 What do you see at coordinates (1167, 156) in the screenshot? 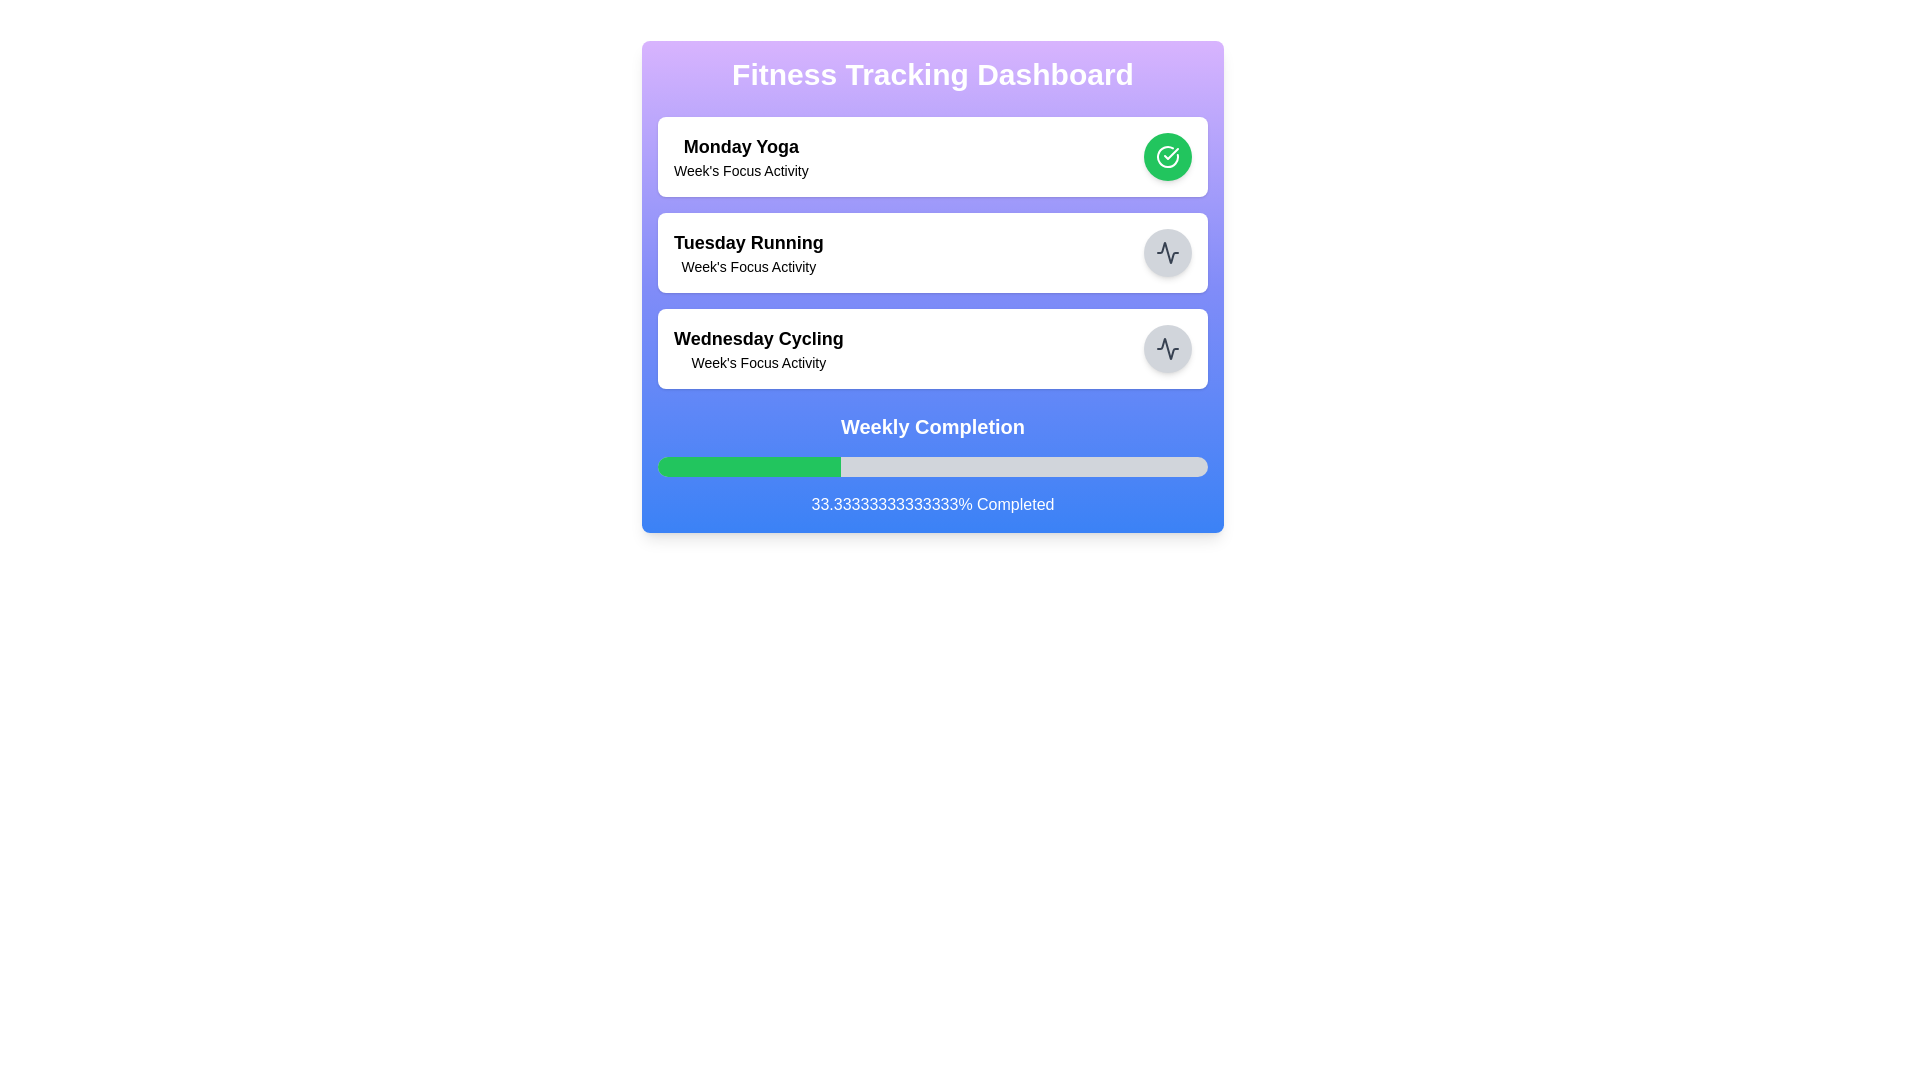
I see `the button in the top right corner of the 'Monday Yoga' row to mark the activity as completed` at bounding box center [1167, 156].